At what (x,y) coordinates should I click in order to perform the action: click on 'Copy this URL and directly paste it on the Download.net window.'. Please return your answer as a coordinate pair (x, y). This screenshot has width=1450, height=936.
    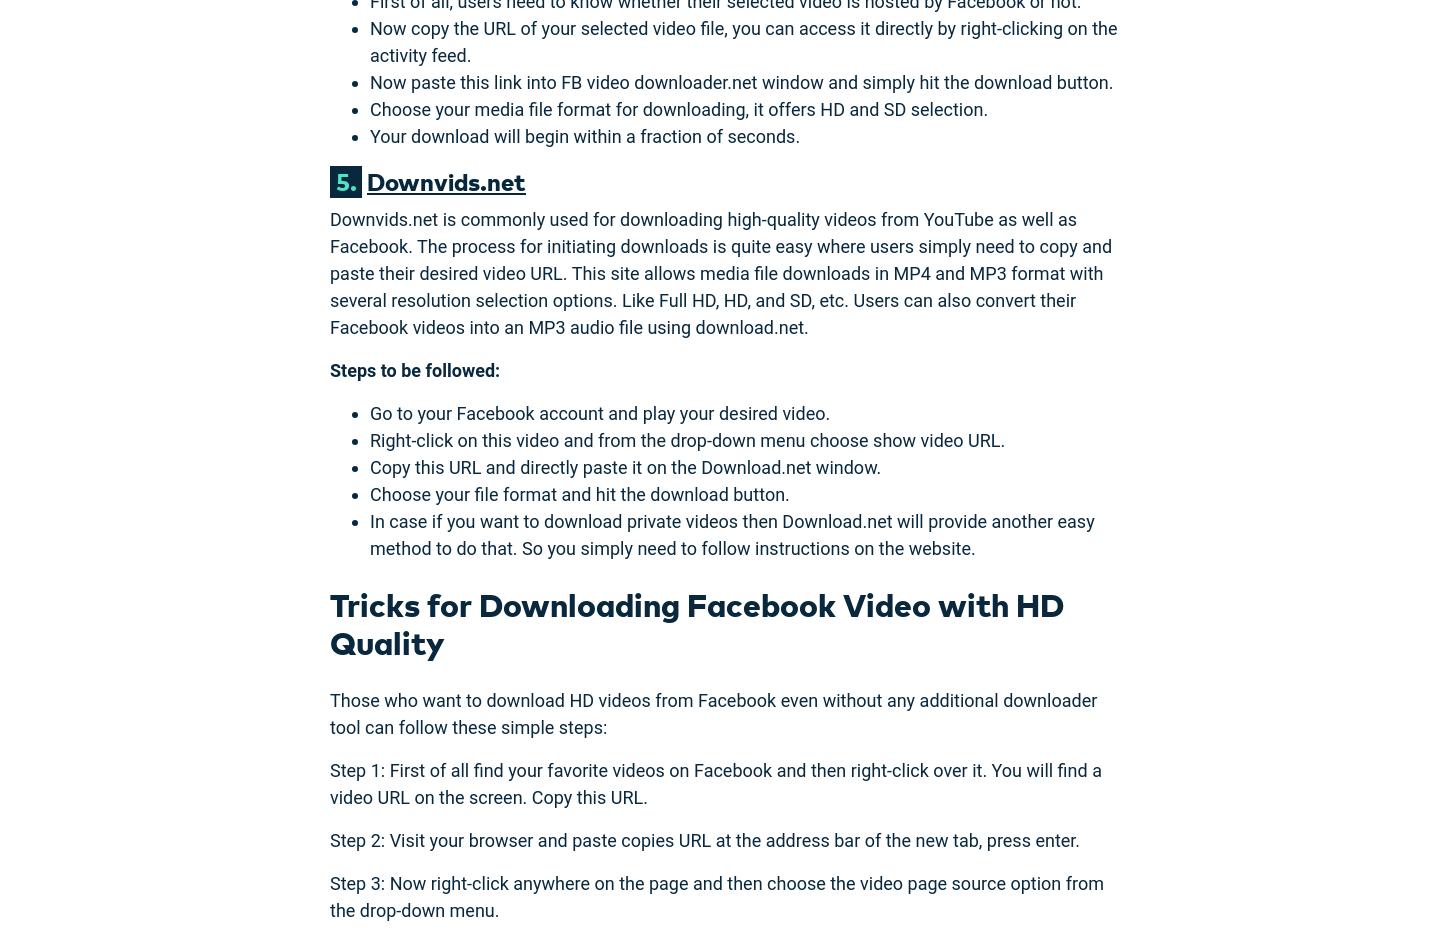
    Looking at the image, I should click on (624, 466).